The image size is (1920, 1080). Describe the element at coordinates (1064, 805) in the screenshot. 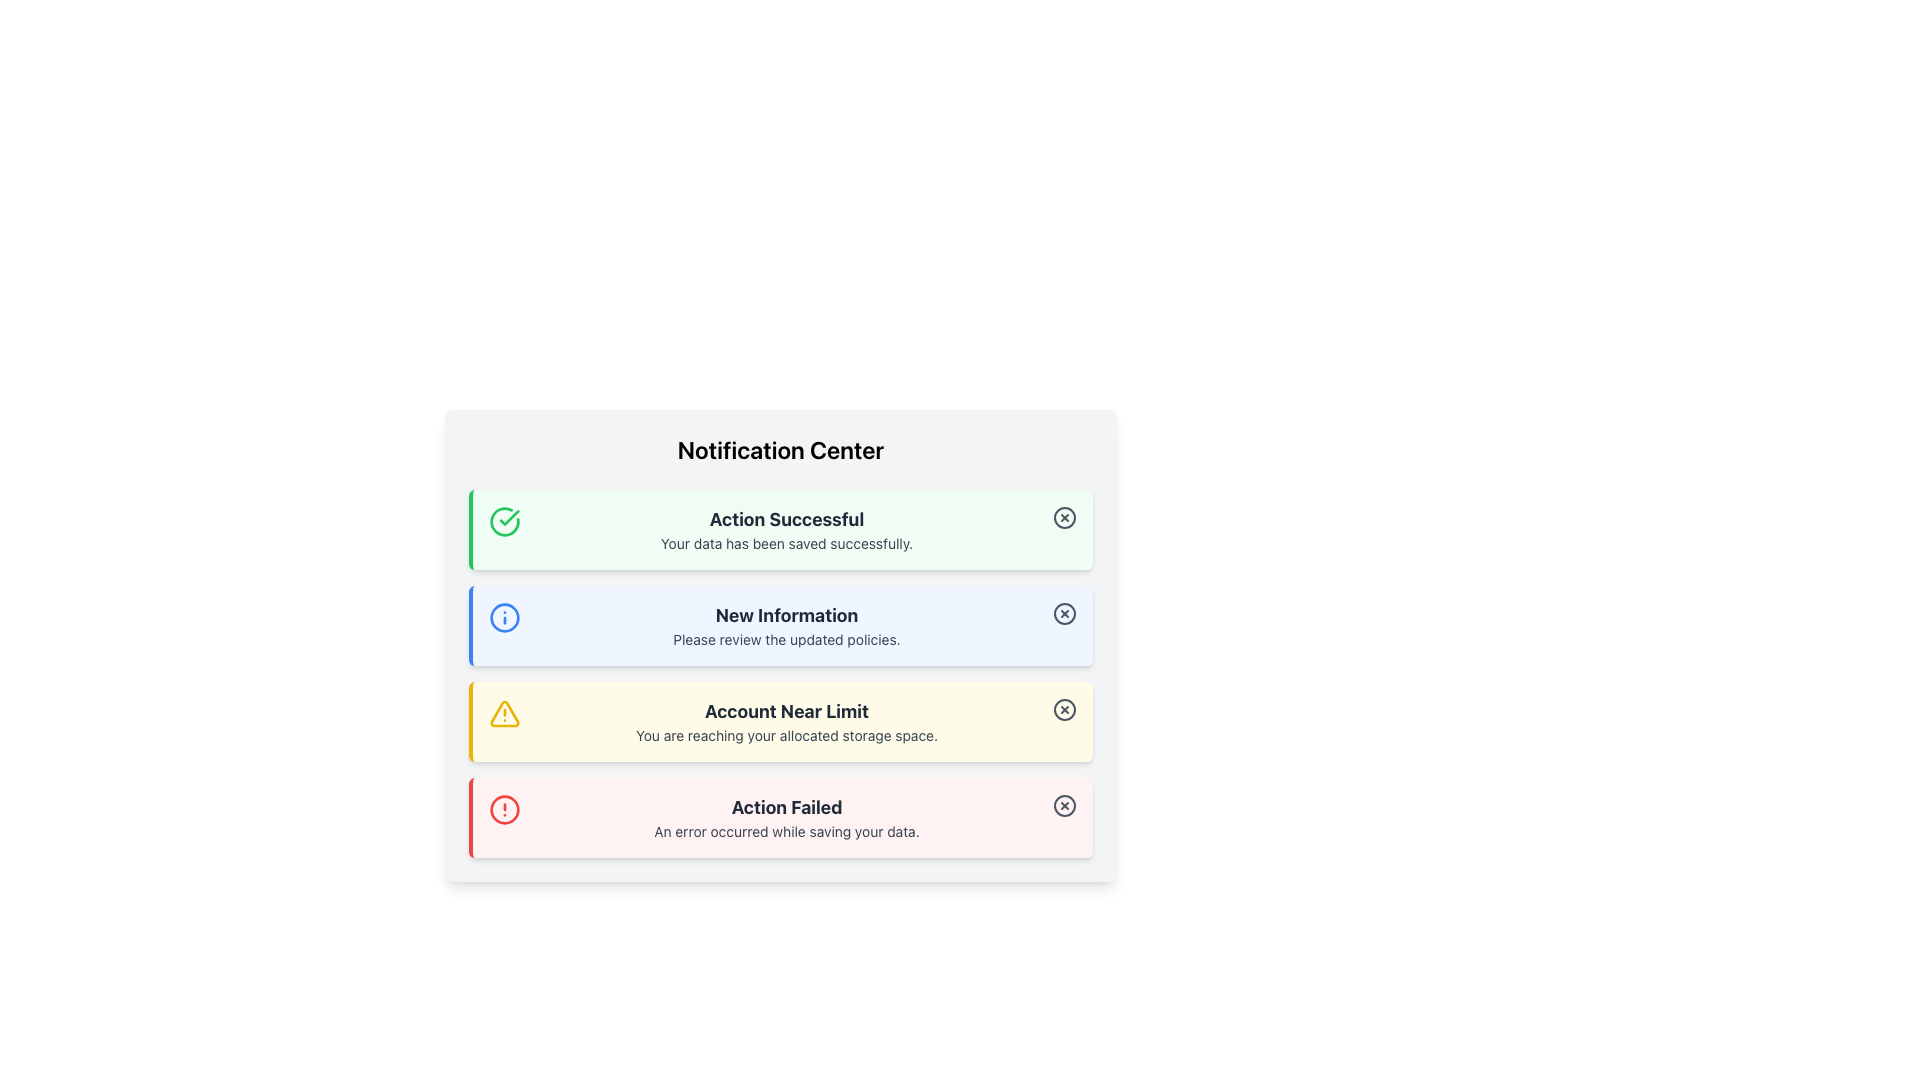

I see `the small circular button with an 'X' icon inside, located at the far-right of the notification card titled 'Action Failed'` at that location.